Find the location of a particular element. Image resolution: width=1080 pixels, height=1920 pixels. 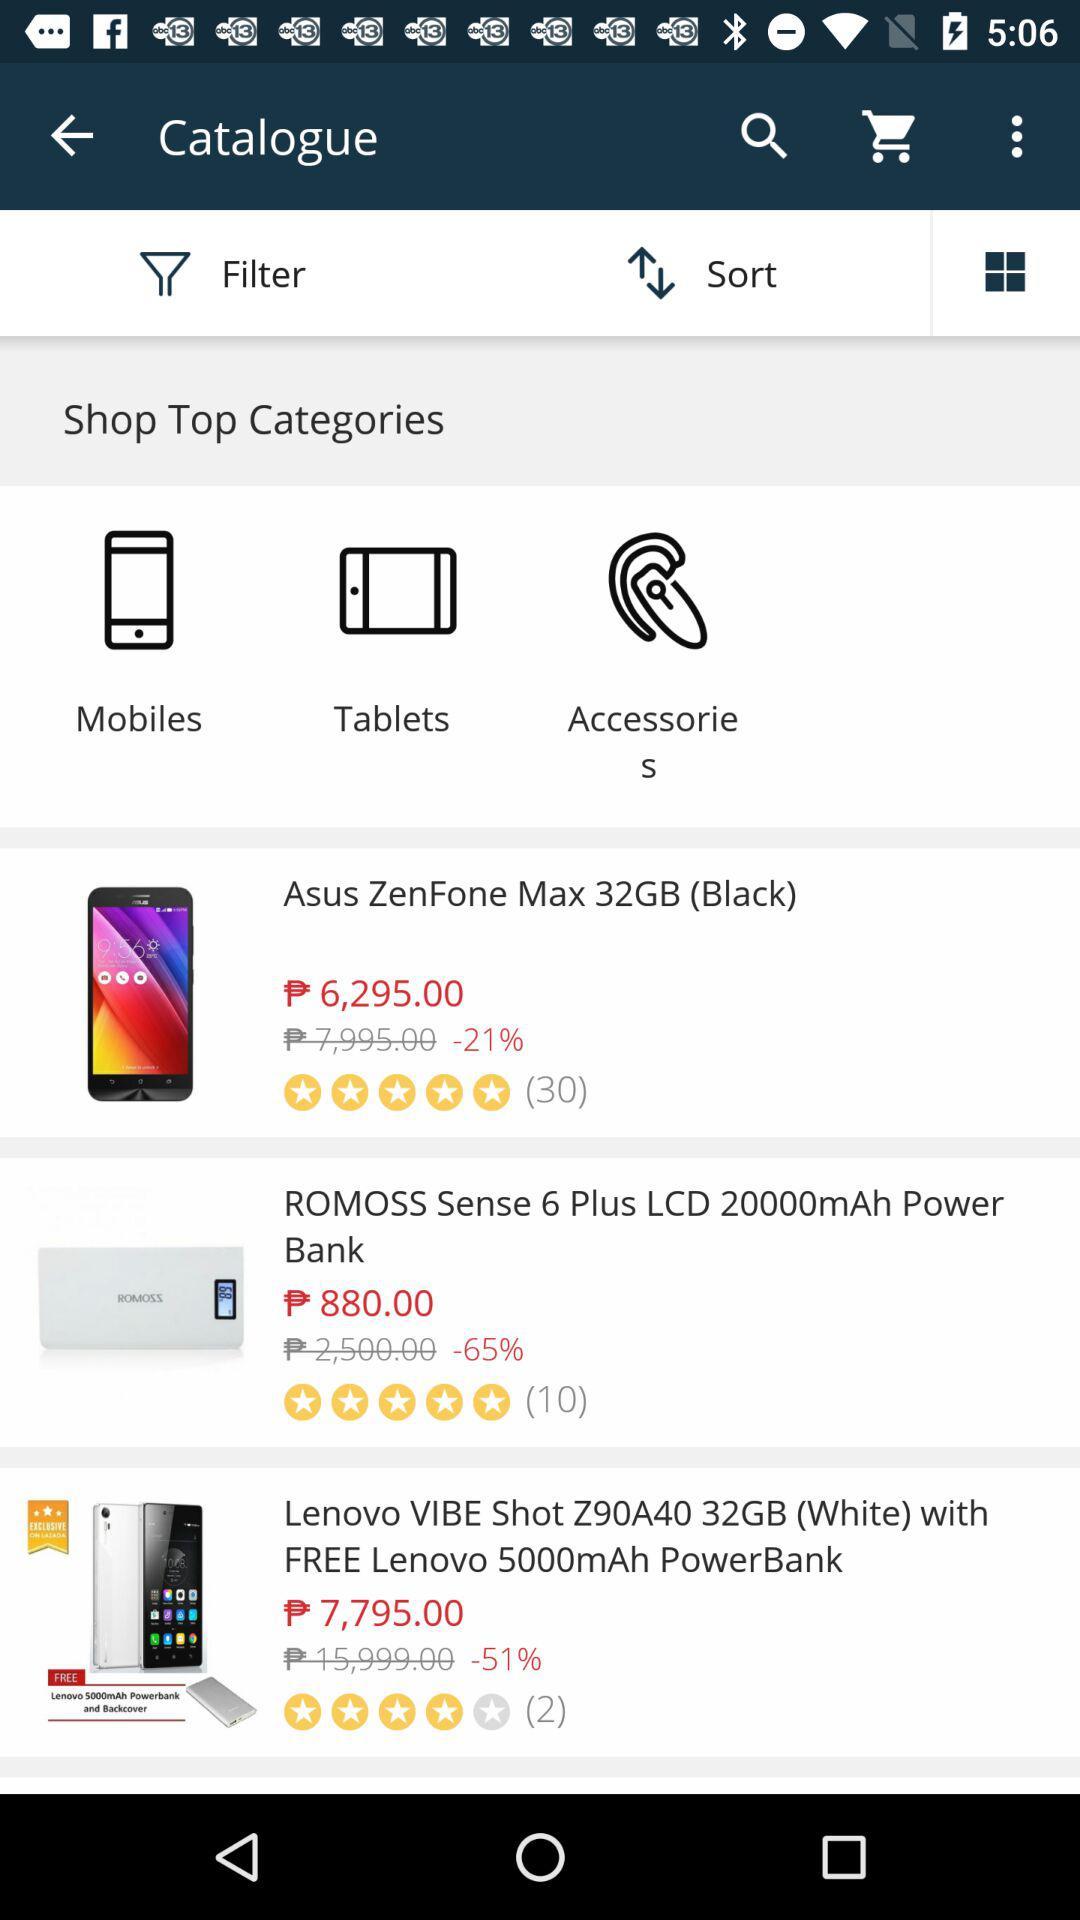

the icon to the left of catalogue icon is located at coordinates (72, 135).